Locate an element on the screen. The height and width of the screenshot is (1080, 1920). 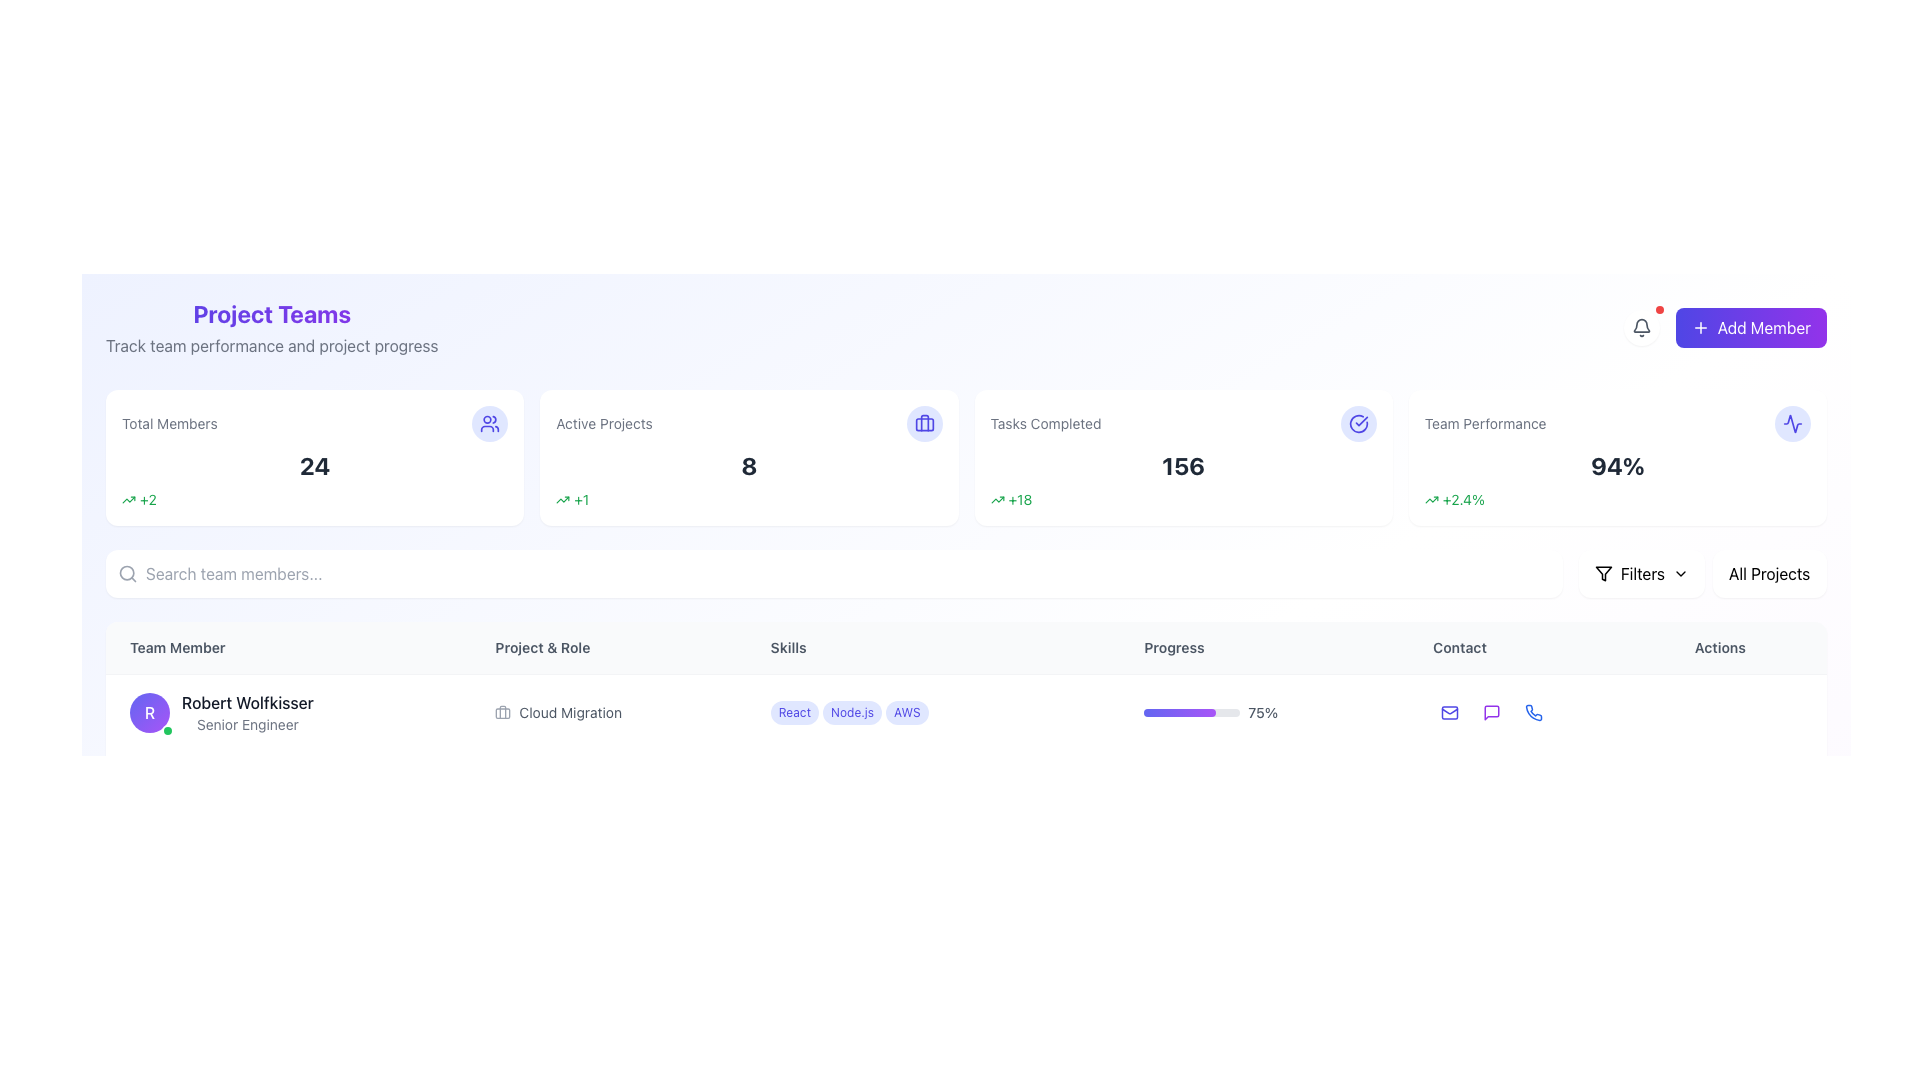
the bell icon located near the top-right corner of the interface is located at coordinates (1641, 326).